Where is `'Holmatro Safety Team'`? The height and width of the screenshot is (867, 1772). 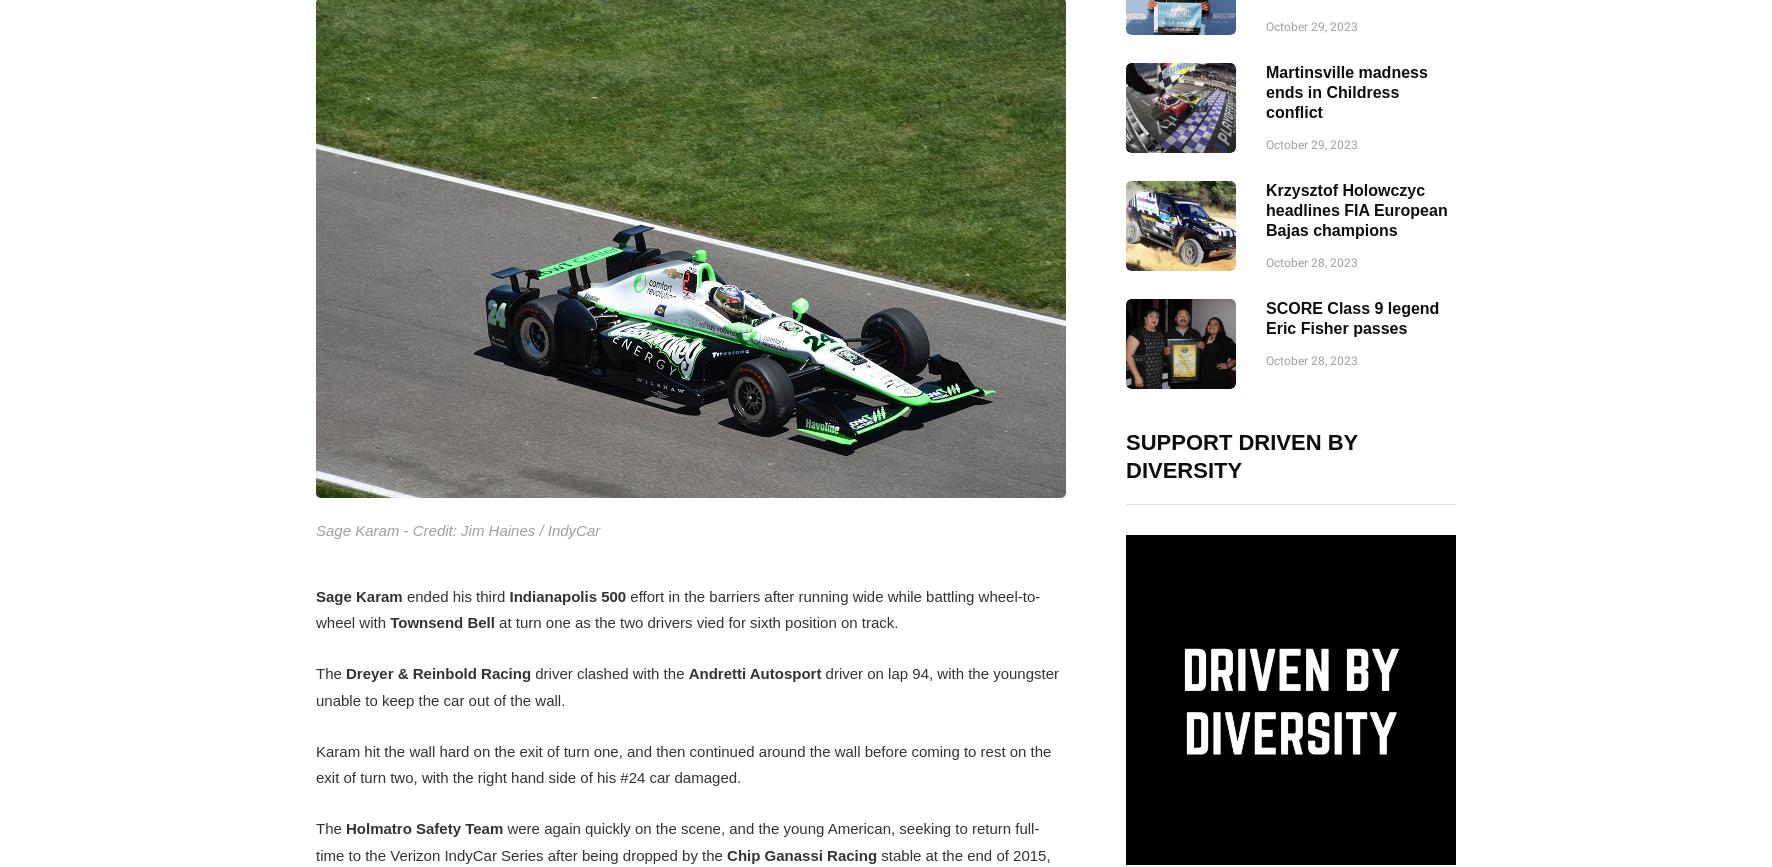
'Holmatro Safety Team' is located at coordinates (424, 827).